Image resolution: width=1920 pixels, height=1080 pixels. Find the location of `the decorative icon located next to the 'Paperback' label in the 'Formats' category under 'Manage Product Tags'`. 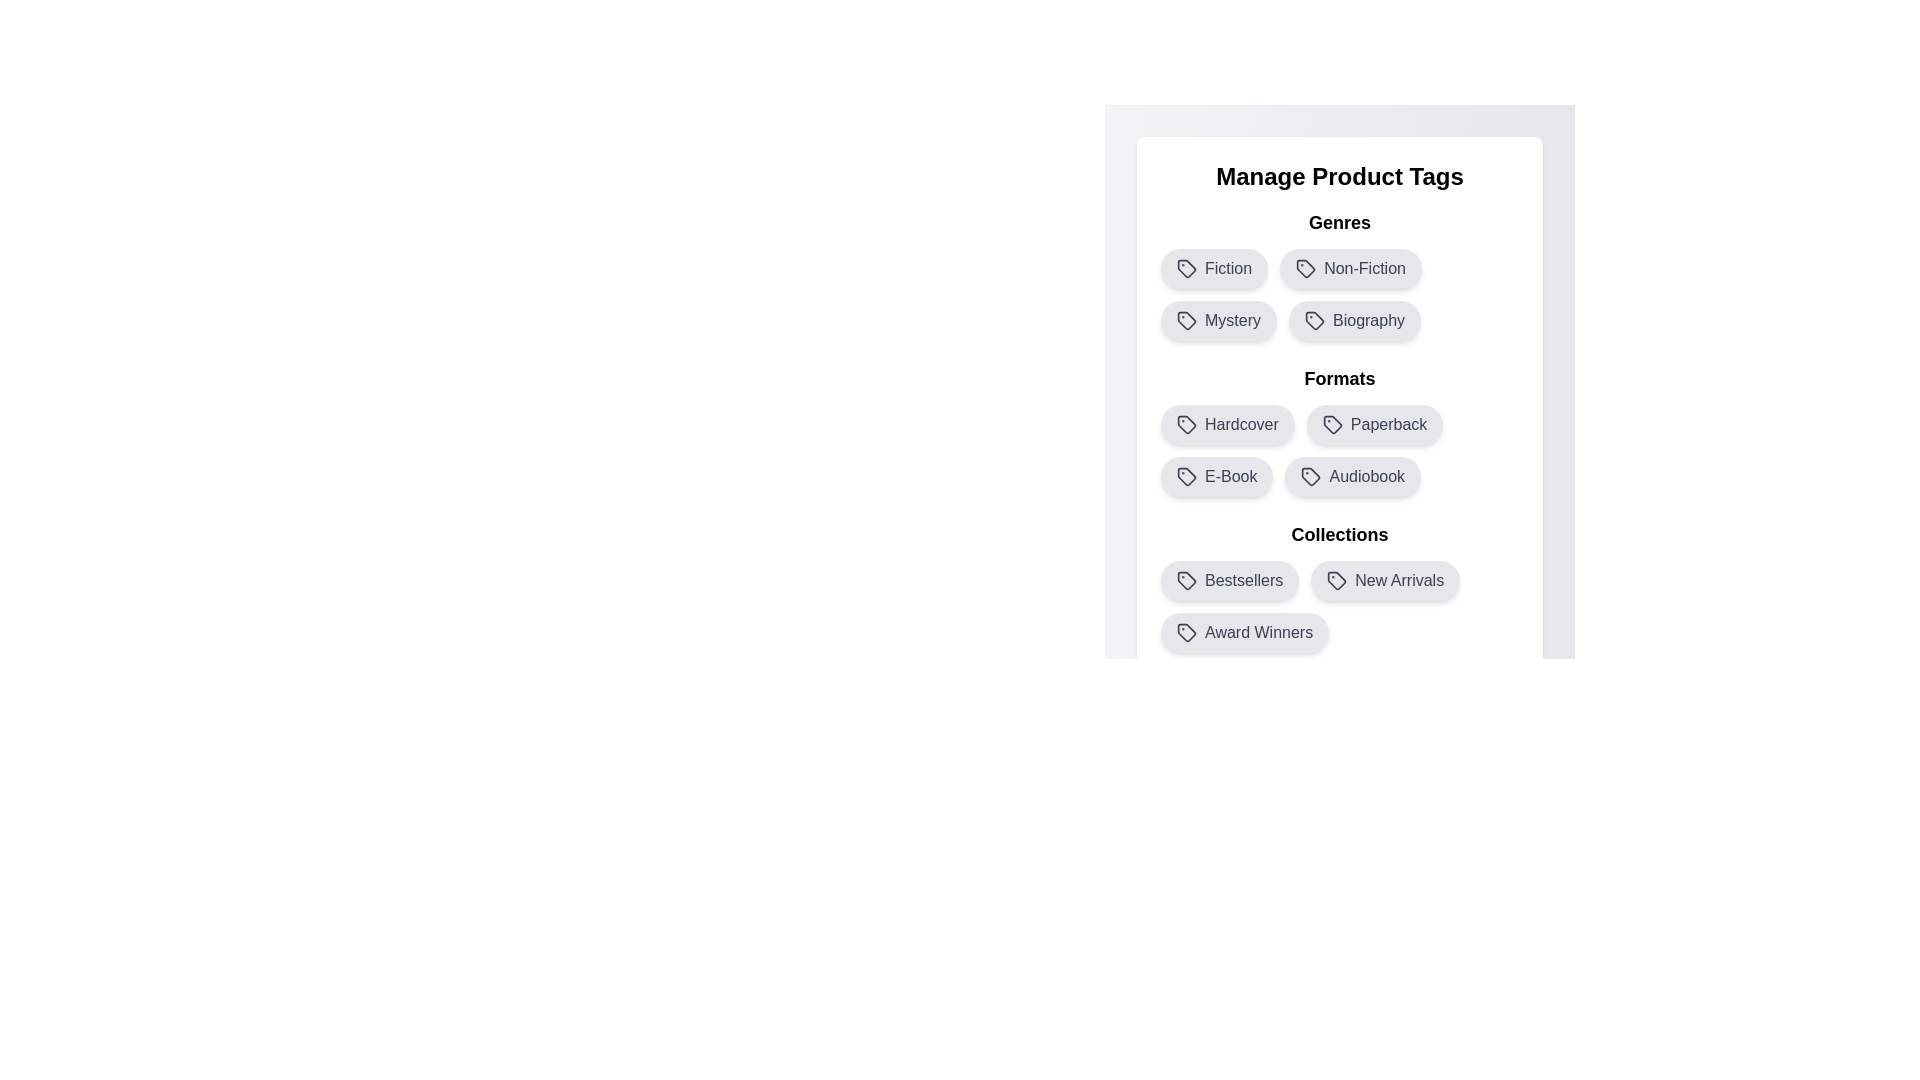

the decorative icon located next to the 'Paperback' label in the 'Formats' category under 'Manage Product Tags' is located at coordinates (1332, 423).